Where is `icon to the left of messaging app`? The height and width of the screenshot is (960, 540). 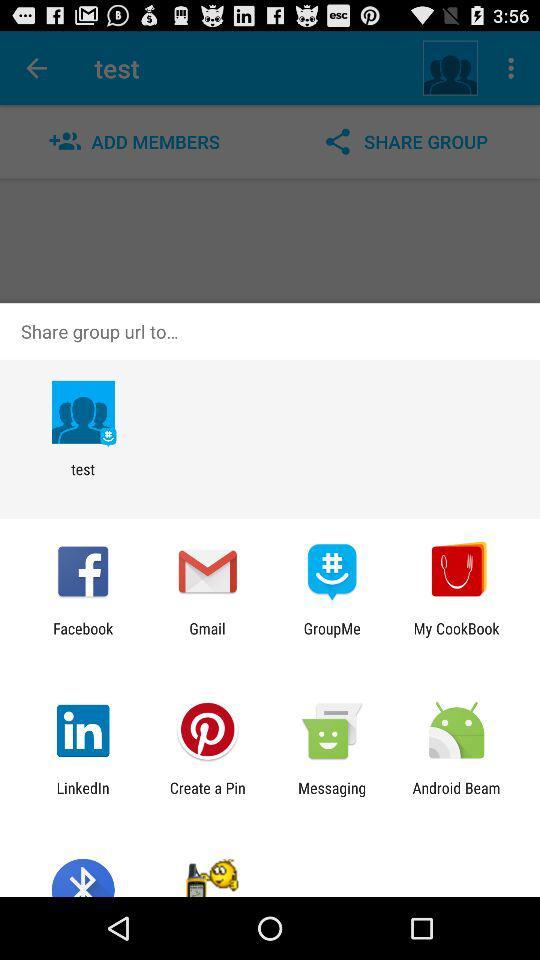
icon to the left of messaging app is located at coordinates (206, 796).